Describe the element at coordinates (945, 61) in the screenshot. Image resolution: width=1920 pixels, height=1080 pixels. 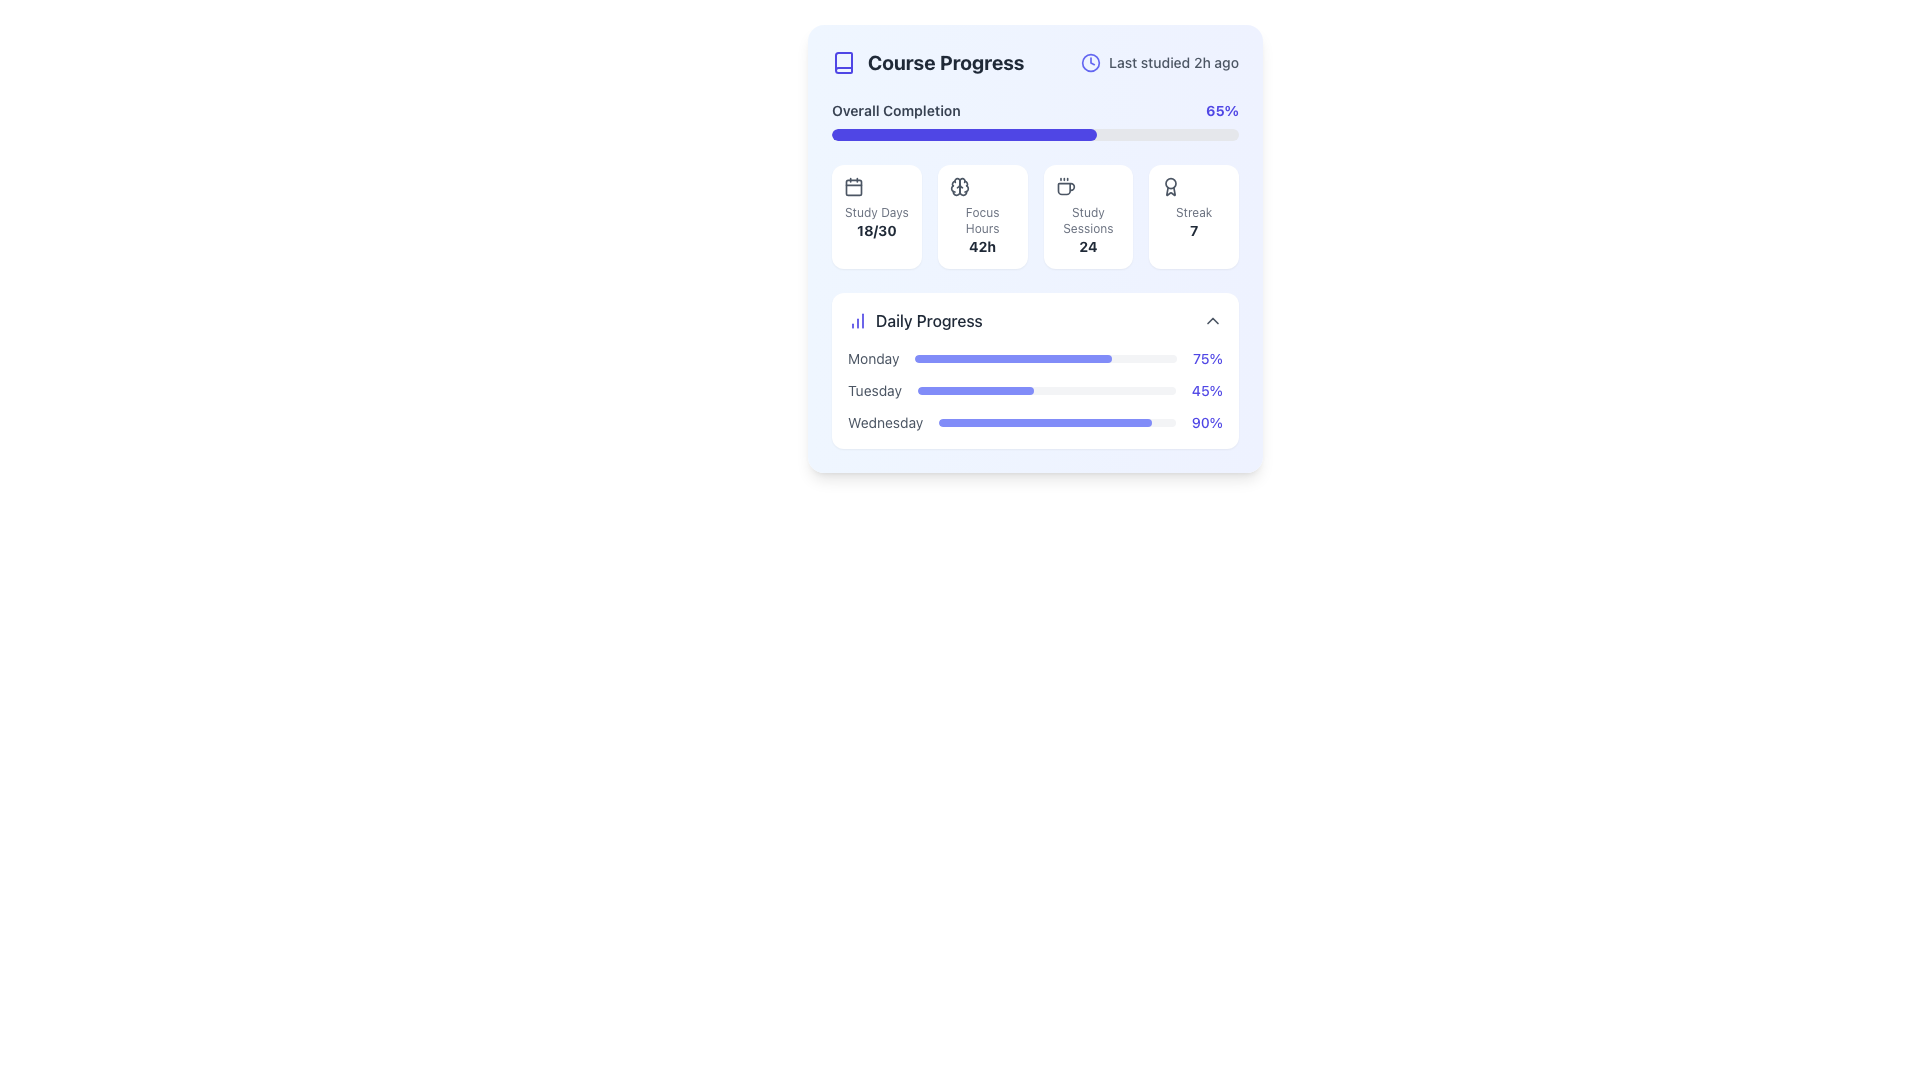
I see `the text label conveying the theme of course completion and progress` at that location.